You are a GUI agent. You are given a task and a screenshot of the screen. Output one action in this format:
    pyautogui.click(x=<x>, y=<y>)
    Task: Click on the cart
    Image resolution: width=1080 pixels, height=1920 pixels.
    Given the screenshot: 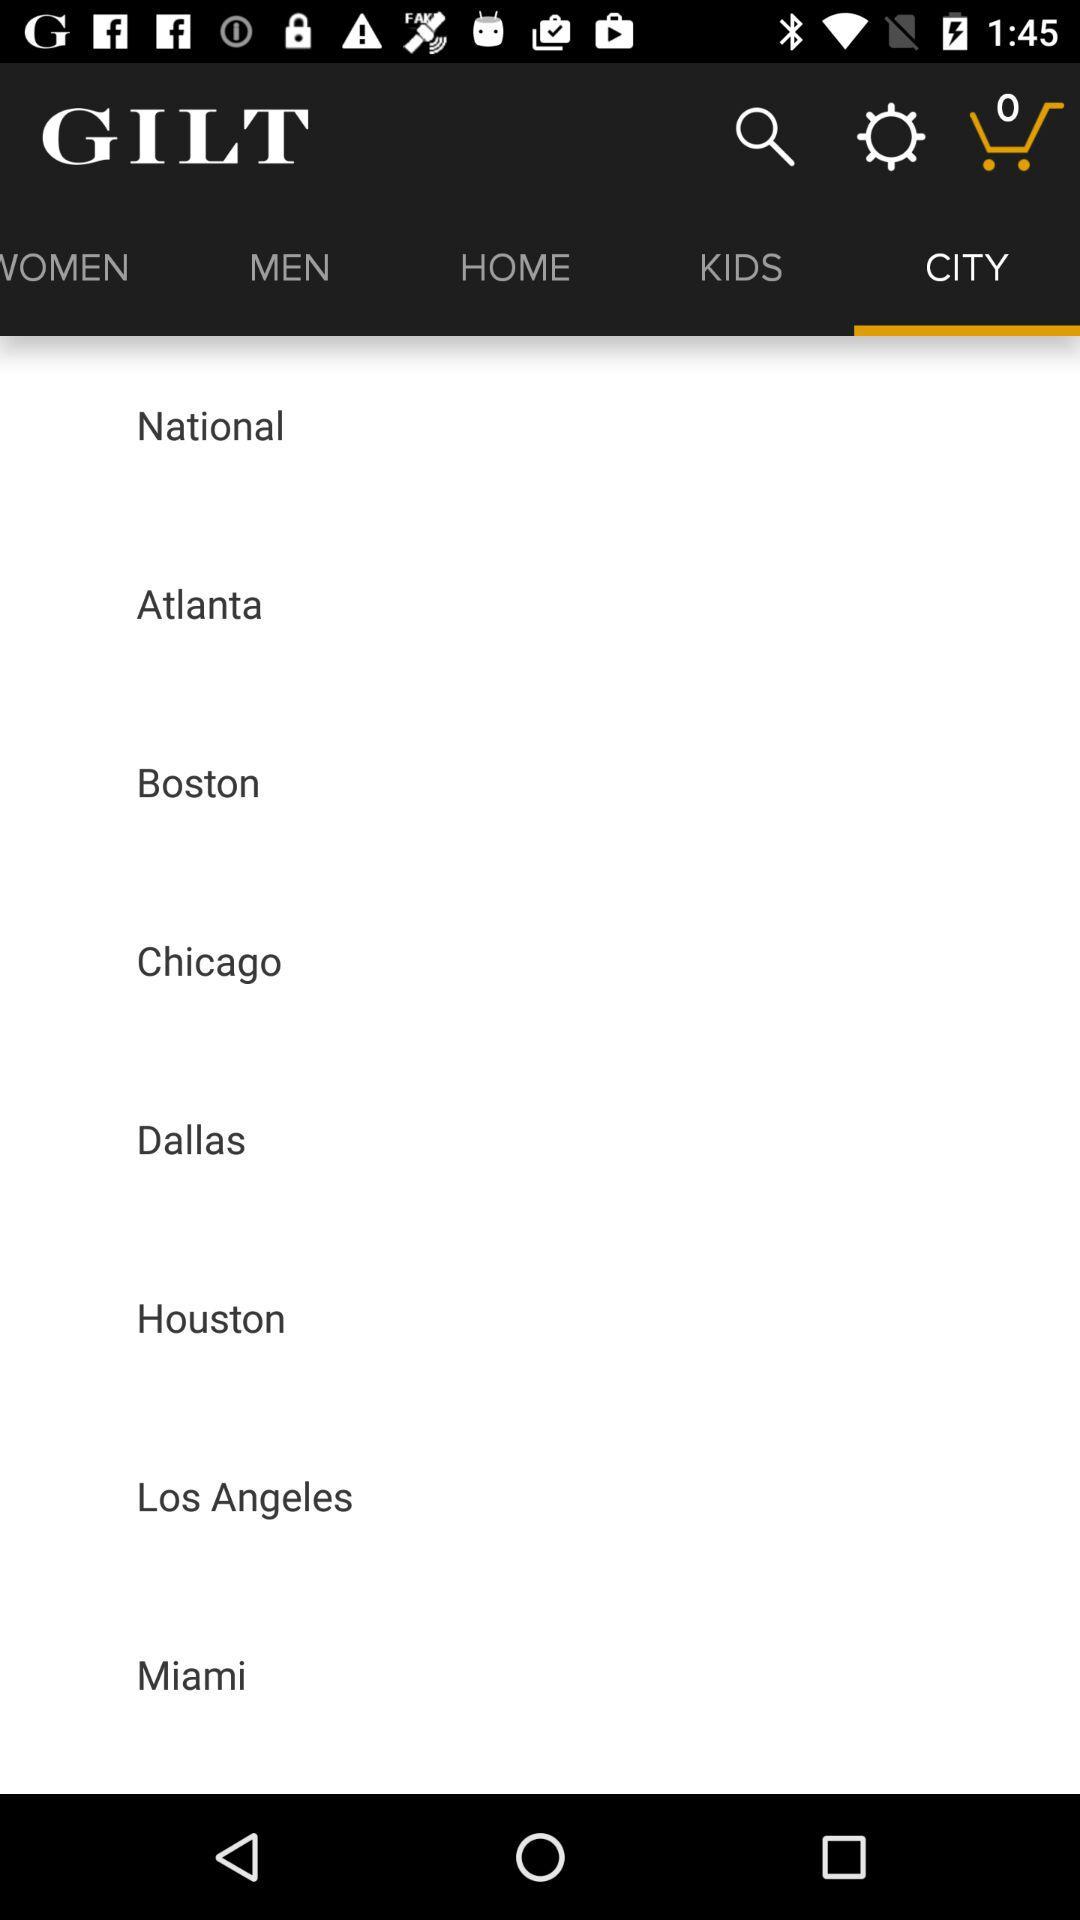 What is the action you would take?
    pyautogui.click(x=1017, y=135)
    